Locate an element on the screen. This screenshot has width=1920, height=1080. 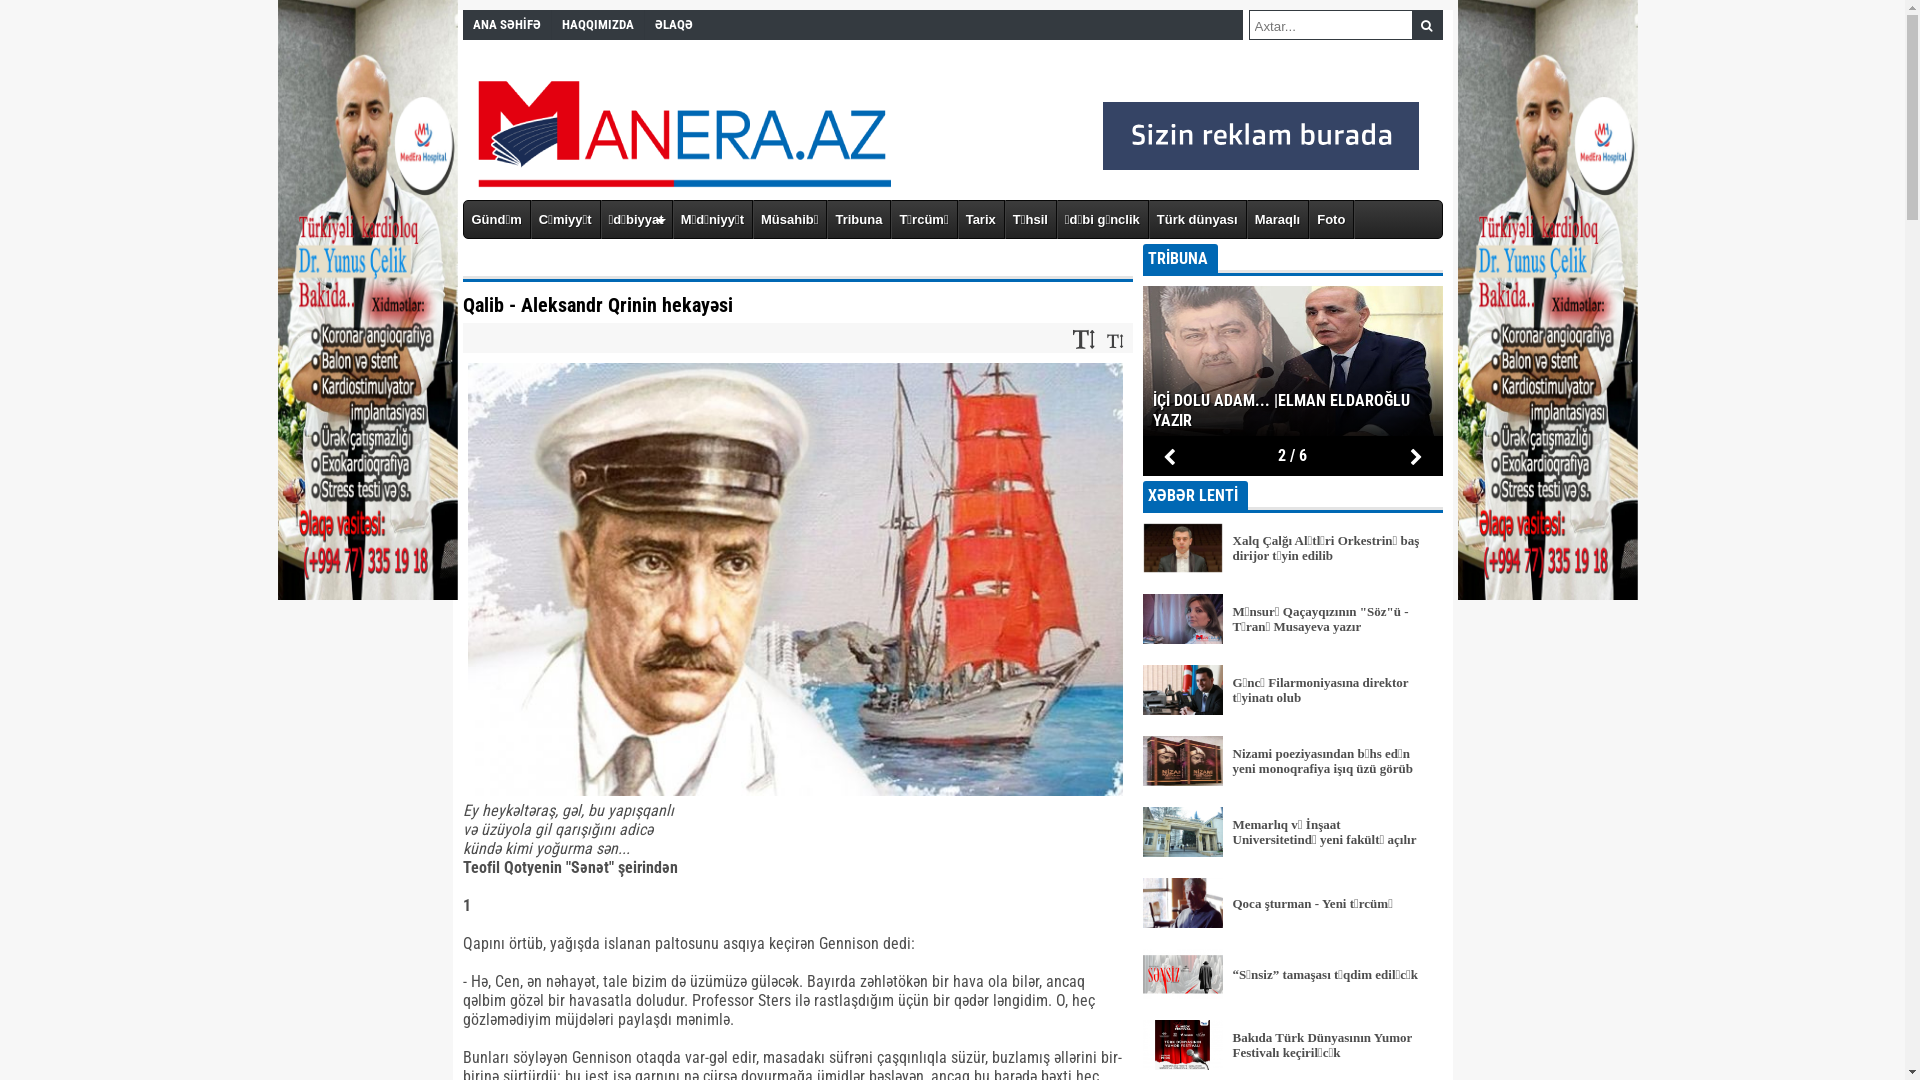
'Foto' is located at coordinates (1331, 219).